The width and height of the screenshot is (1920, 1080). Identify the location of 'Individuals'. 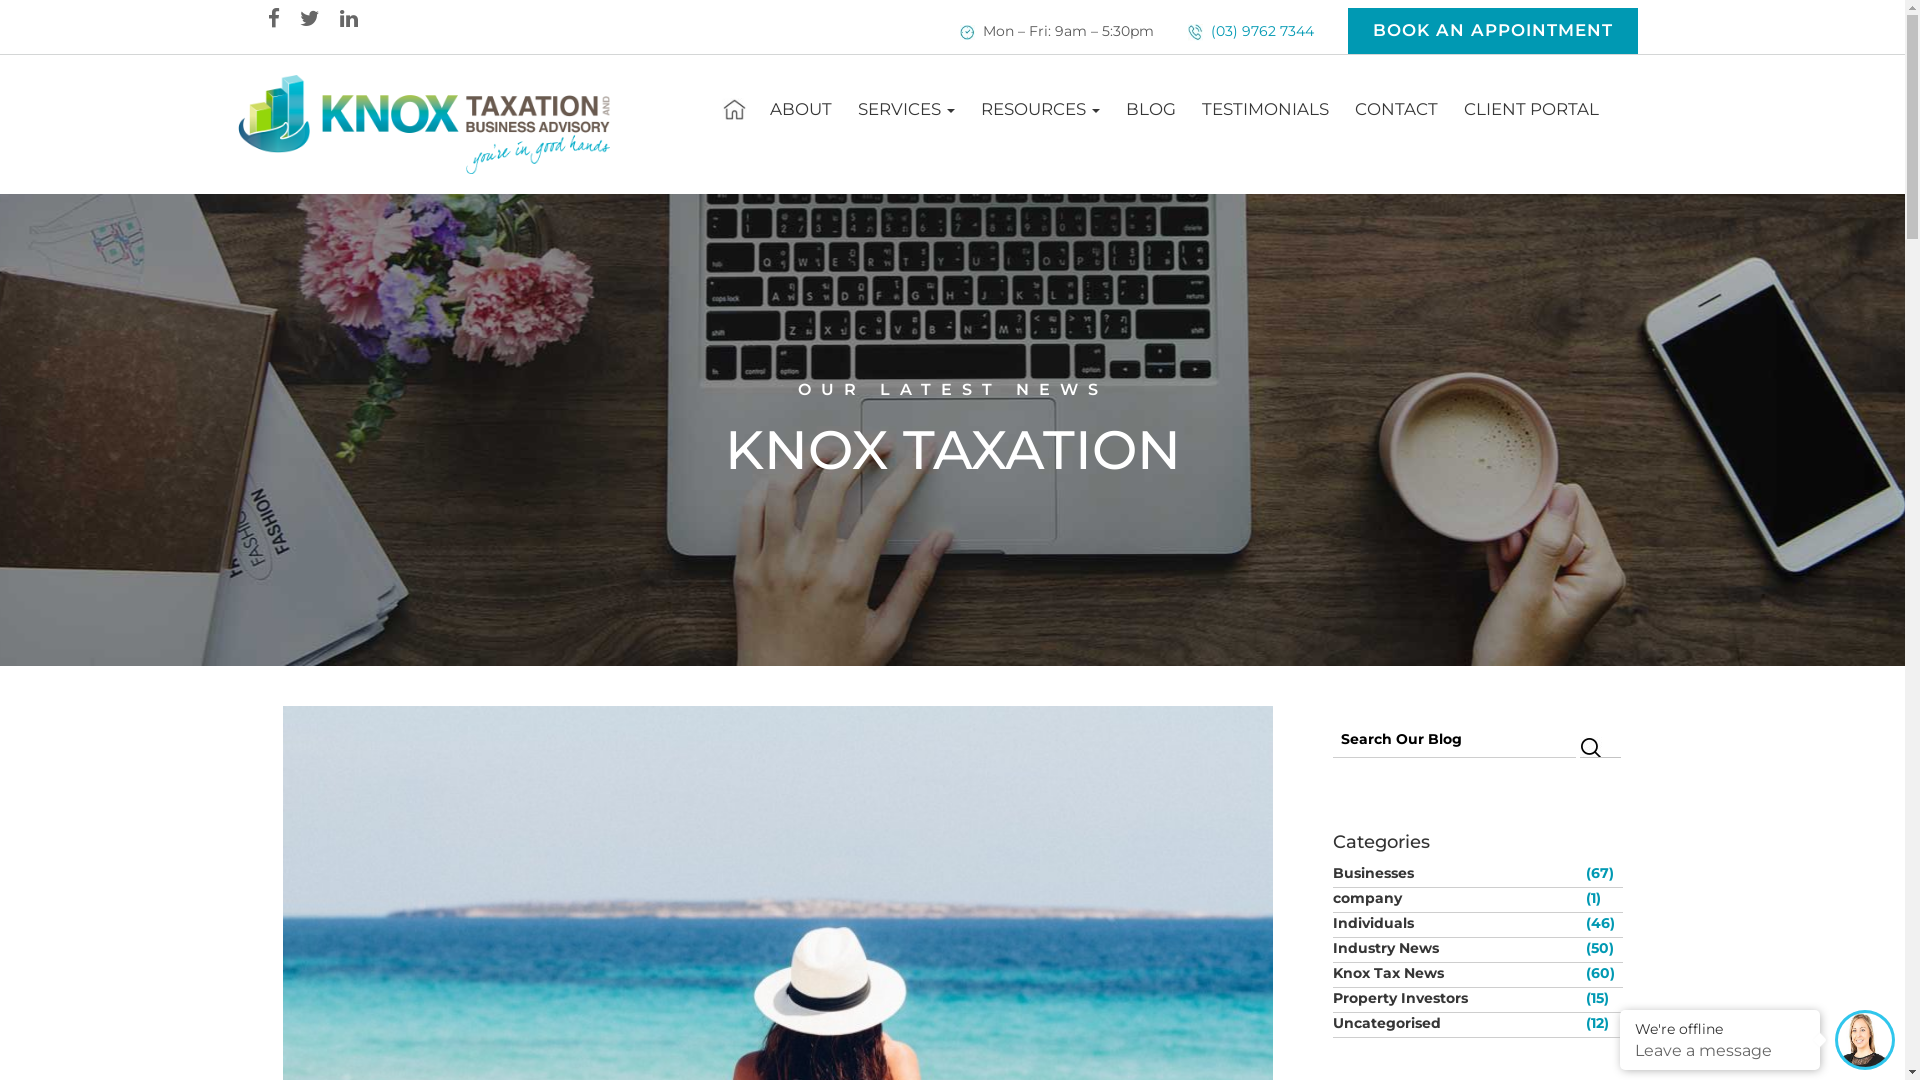
(1456, 922).